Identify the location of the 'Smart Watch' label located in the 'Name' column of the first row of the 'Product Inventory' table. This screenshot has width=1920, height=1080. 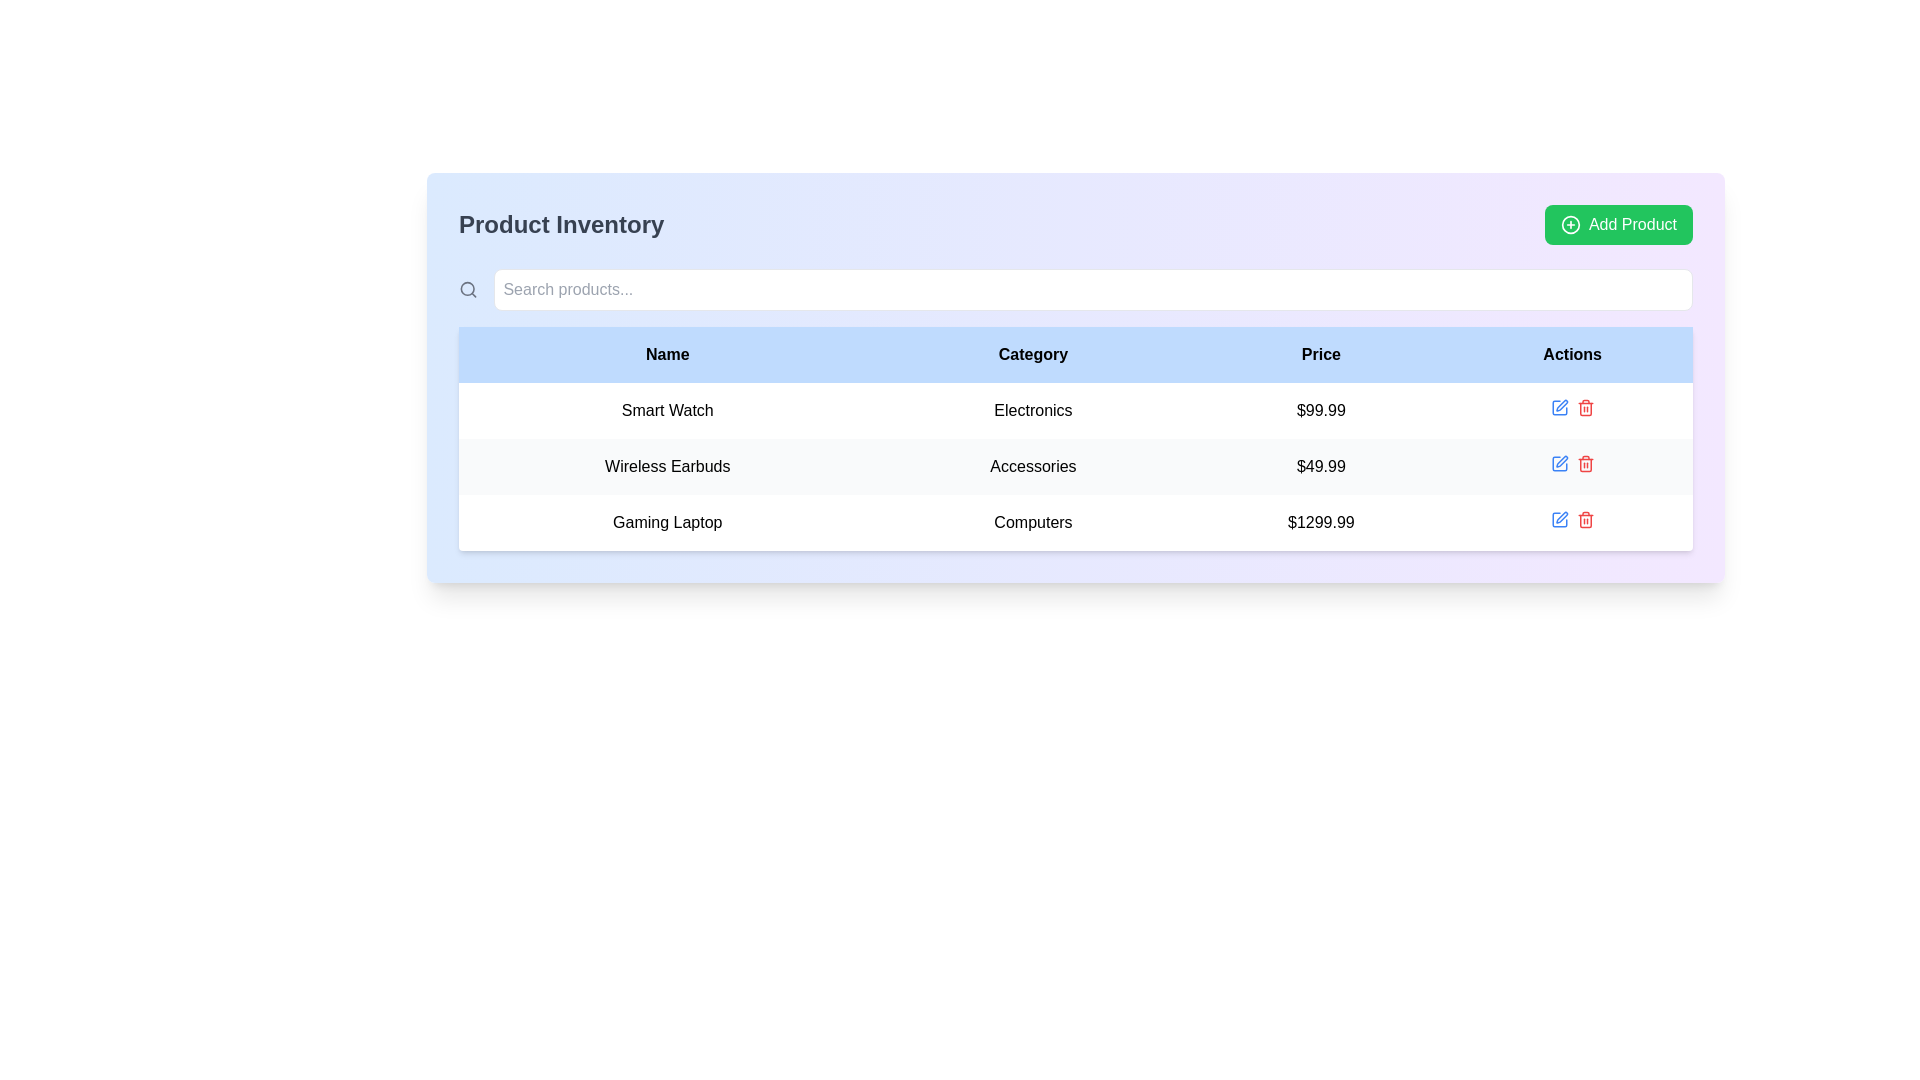
(667, 410).